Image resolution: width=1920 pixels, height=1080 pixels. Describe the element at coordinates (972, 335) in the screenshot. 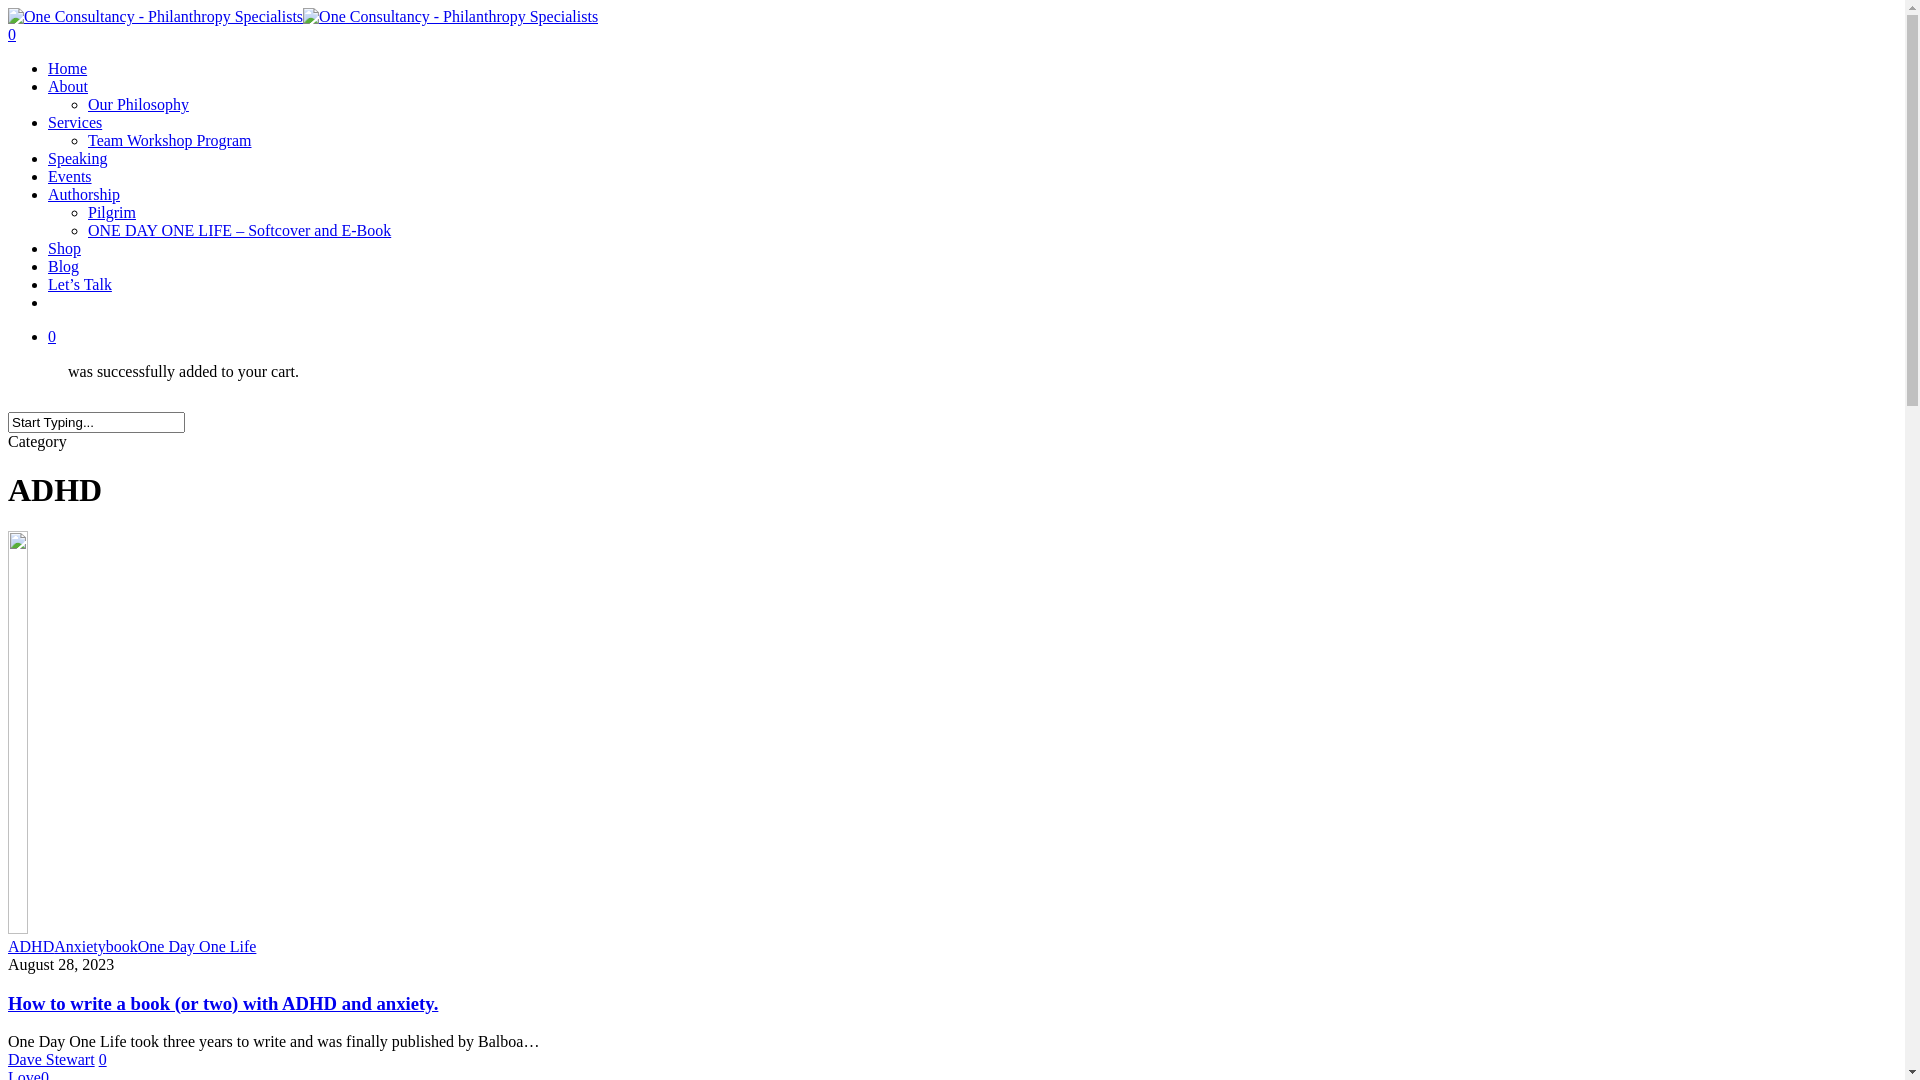

I see `'0'` at that location.